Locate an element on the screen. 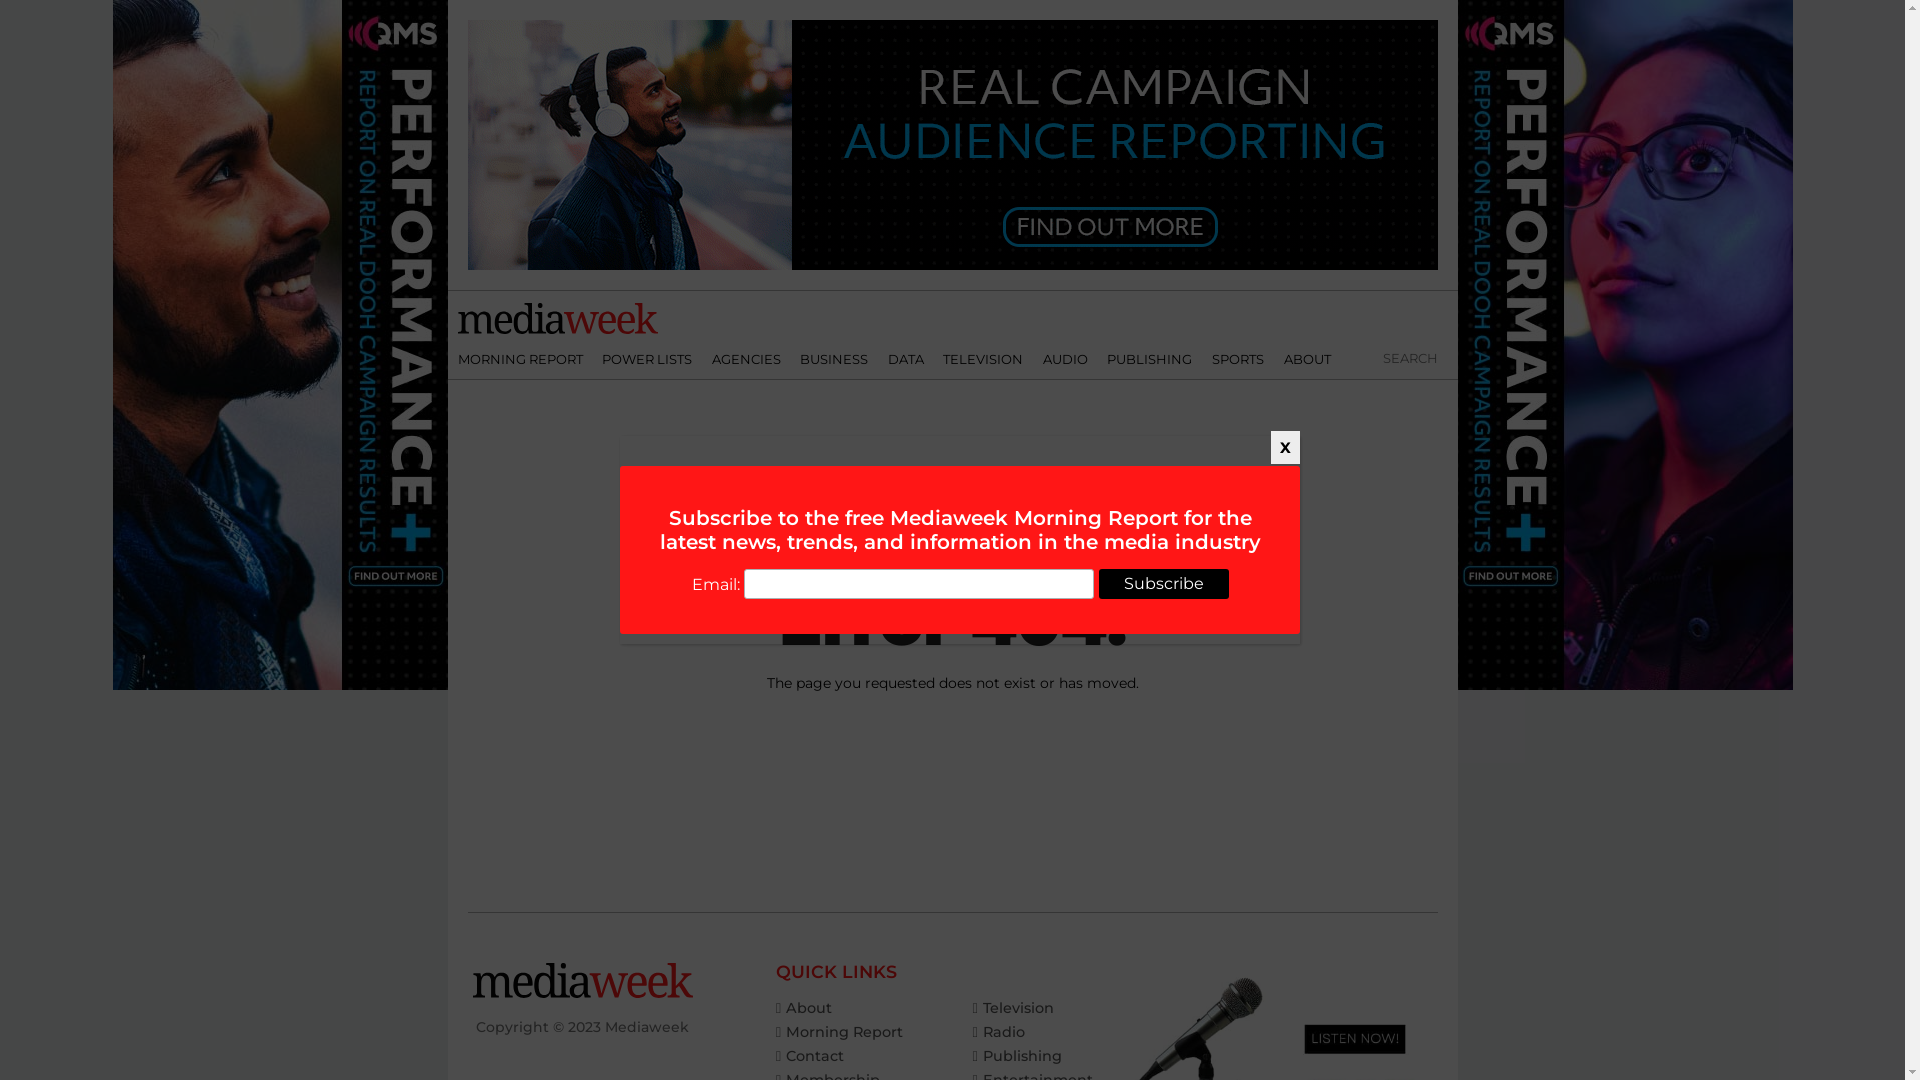 Image resolution: width=1920 pixels, height=1080 pixels. 'X' is located at coordinates (1285, 446).